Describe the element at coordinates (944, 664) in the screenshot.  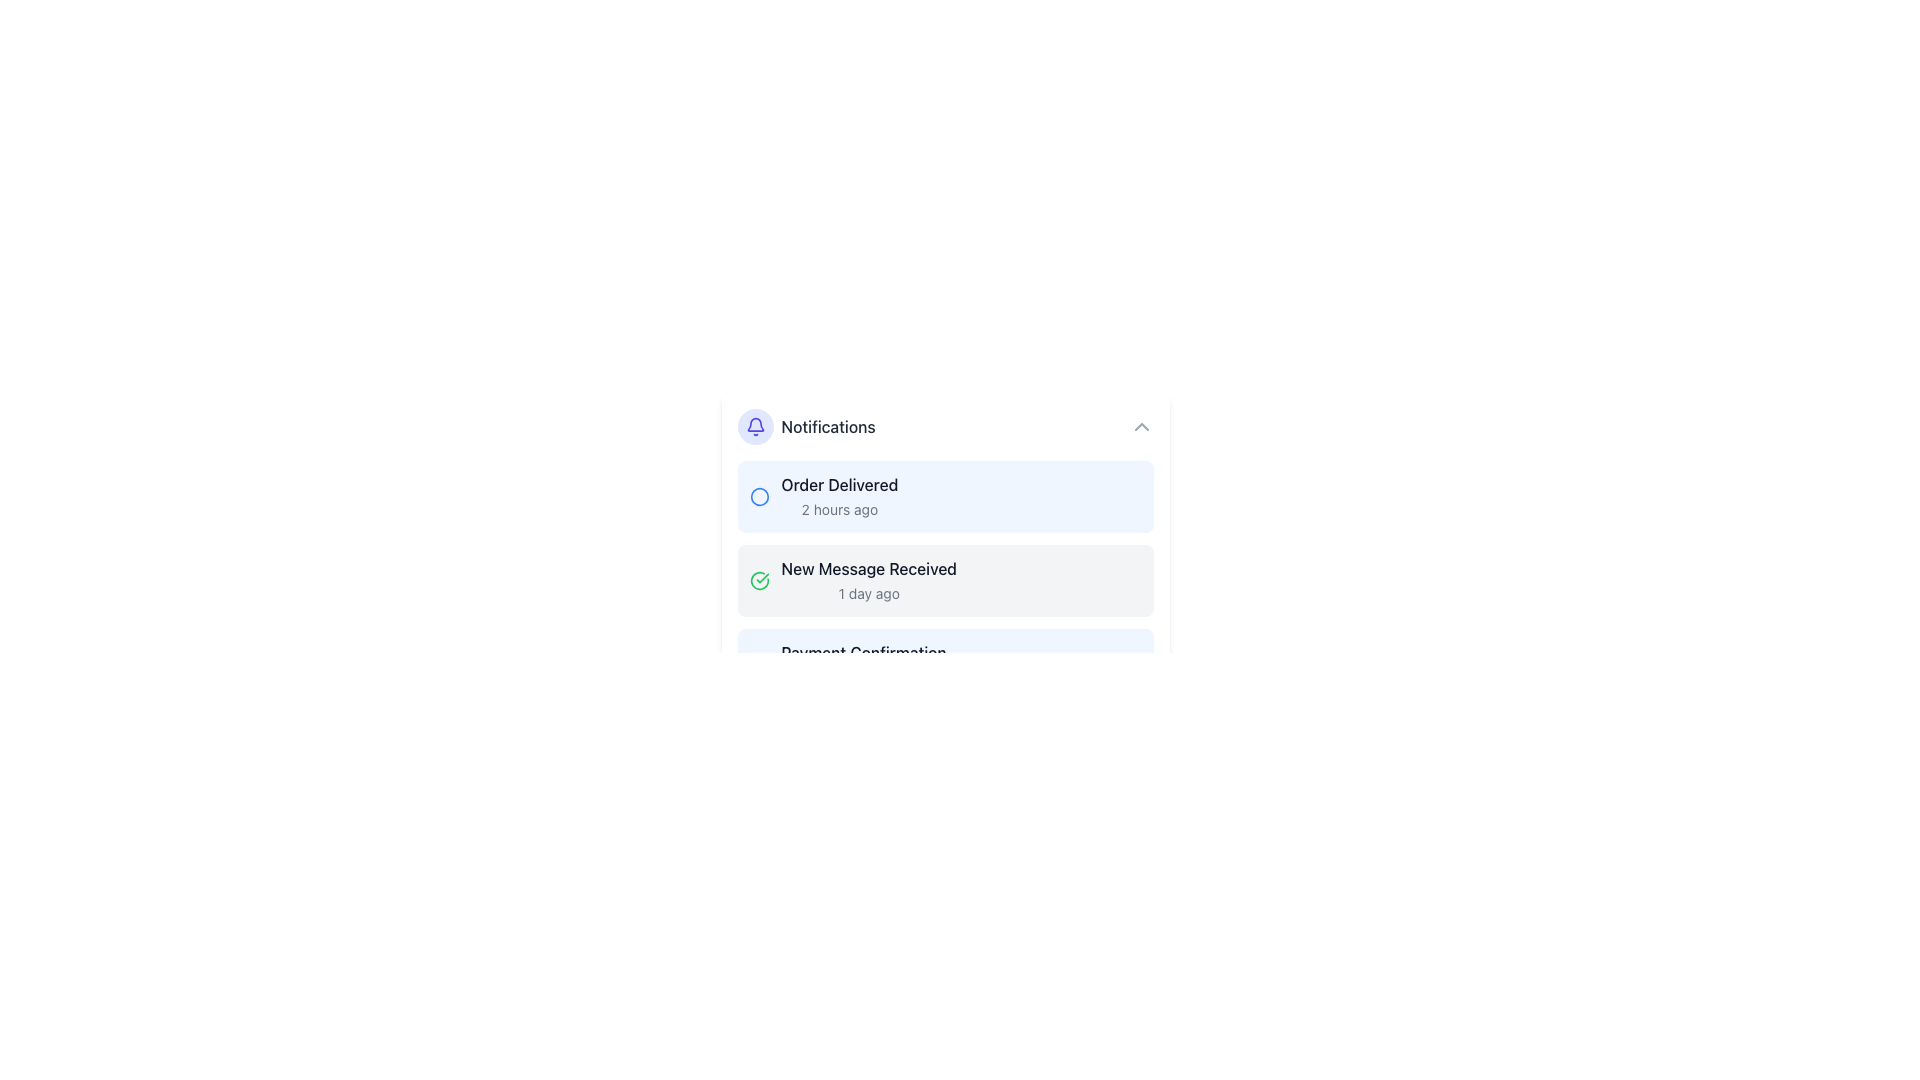
I see `the Notification Item displaying 'Payment Confirmation' with a light blue background, located in the third position of the notification list` at that location.